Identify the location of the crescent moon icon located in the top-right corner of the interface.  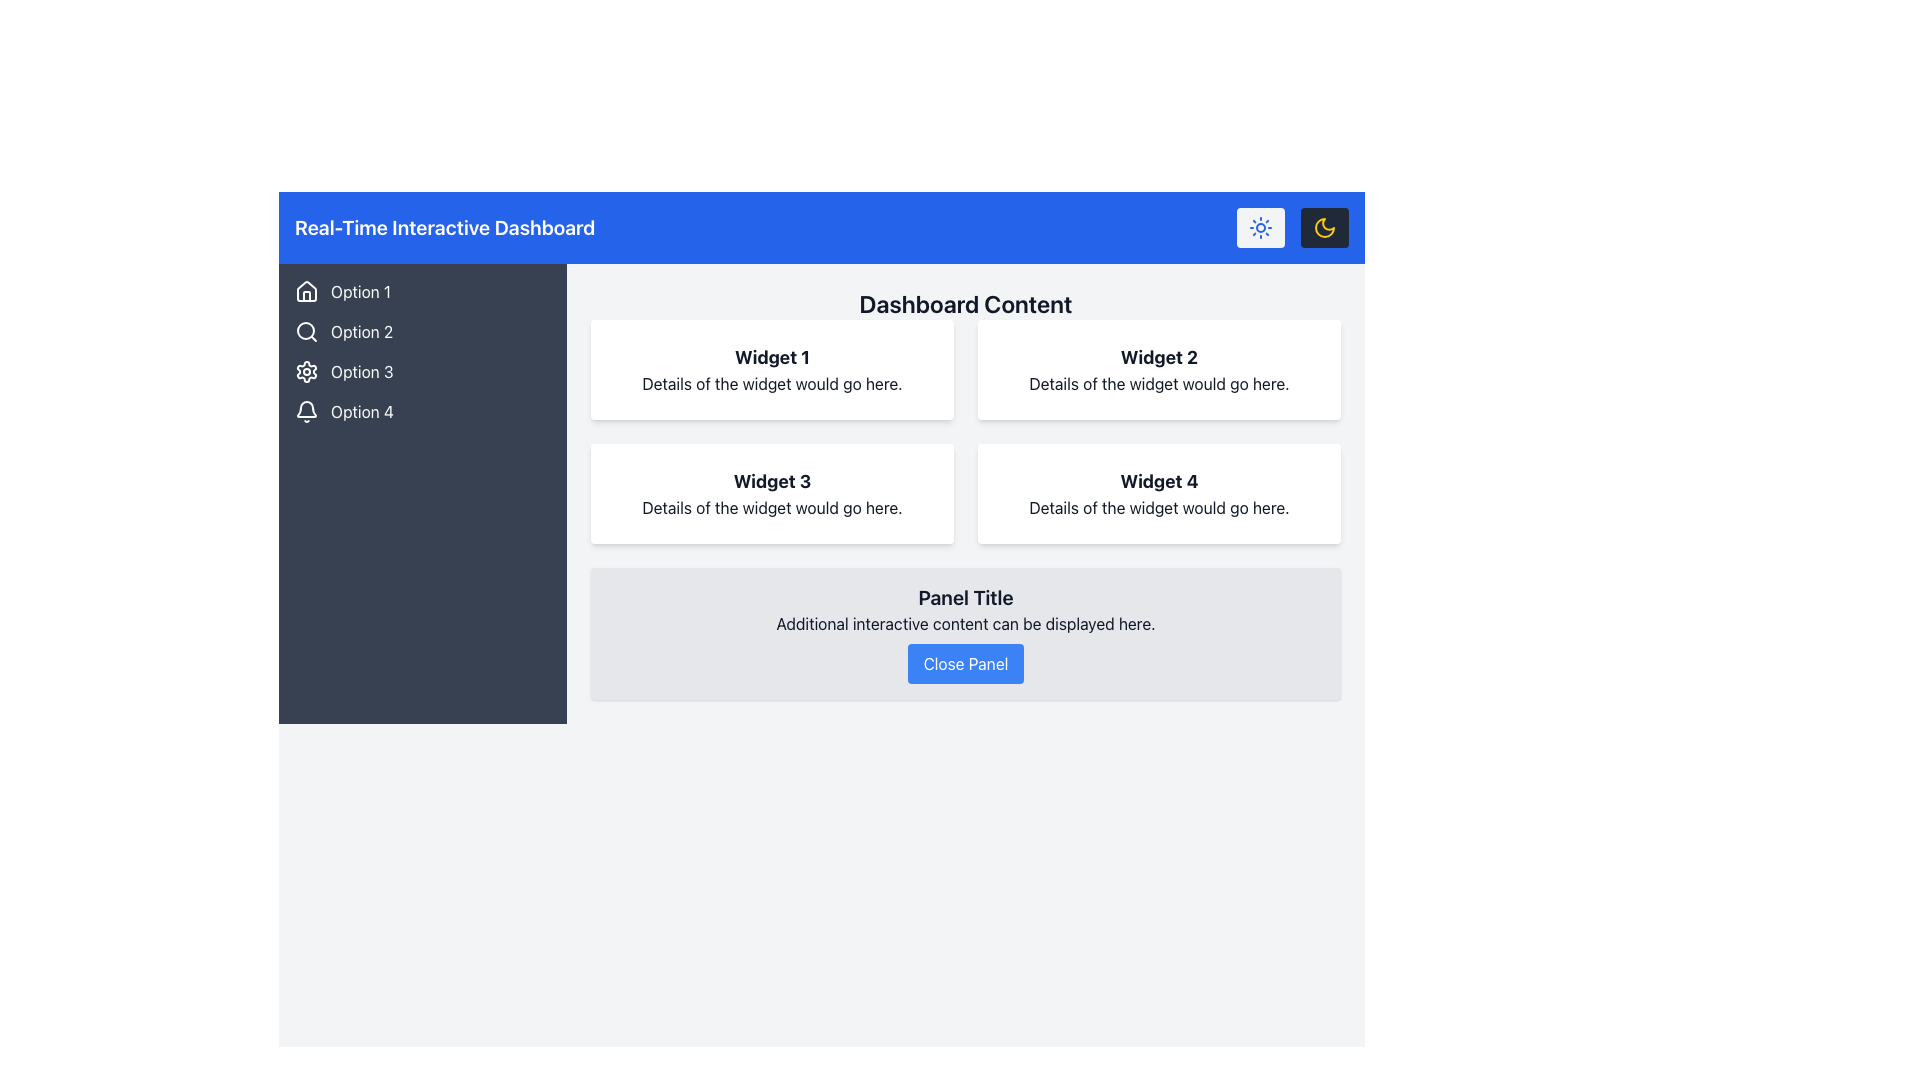
(1324, 226).